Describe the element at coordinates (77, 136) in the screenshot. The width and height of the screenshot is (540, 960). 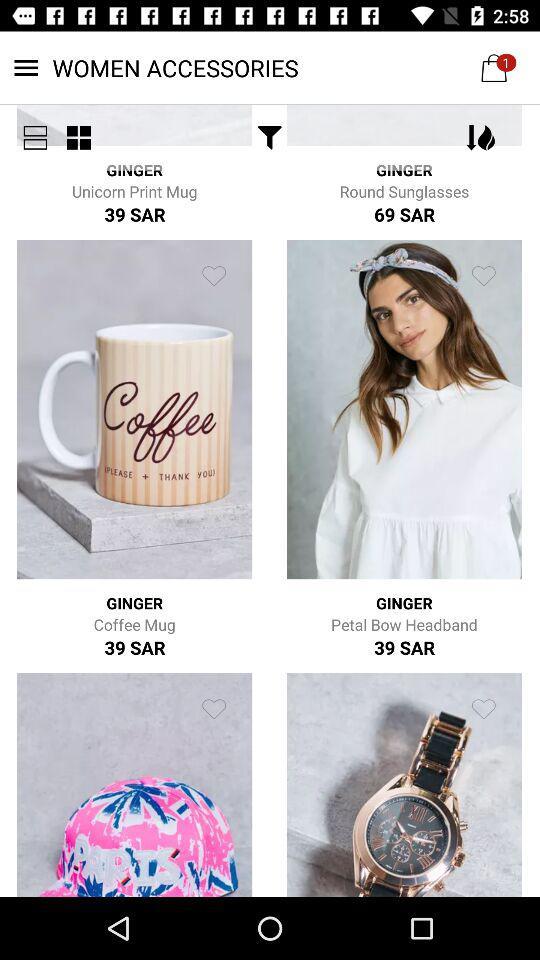
I see `the item below women accessories item` at that location.